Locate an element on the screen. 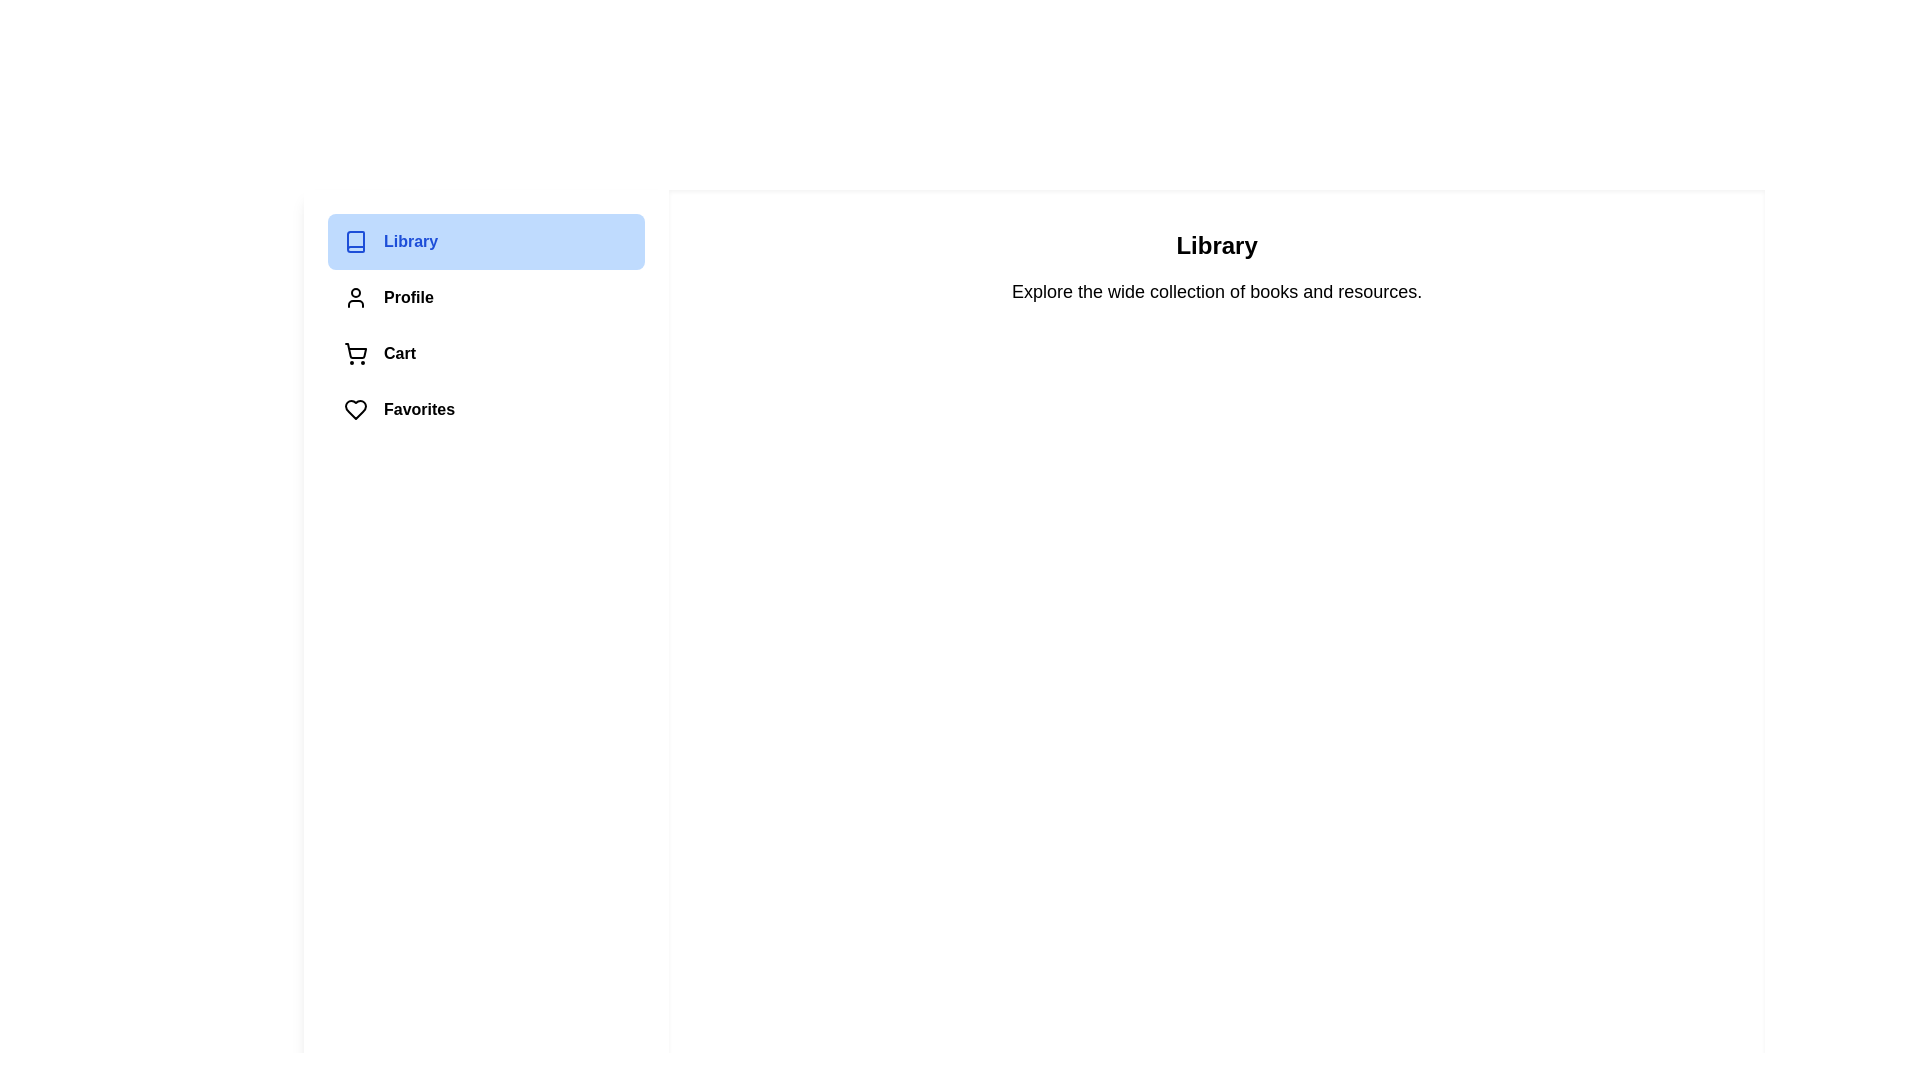  the menu tab Library to view its content is located at coordinates (485, 241).